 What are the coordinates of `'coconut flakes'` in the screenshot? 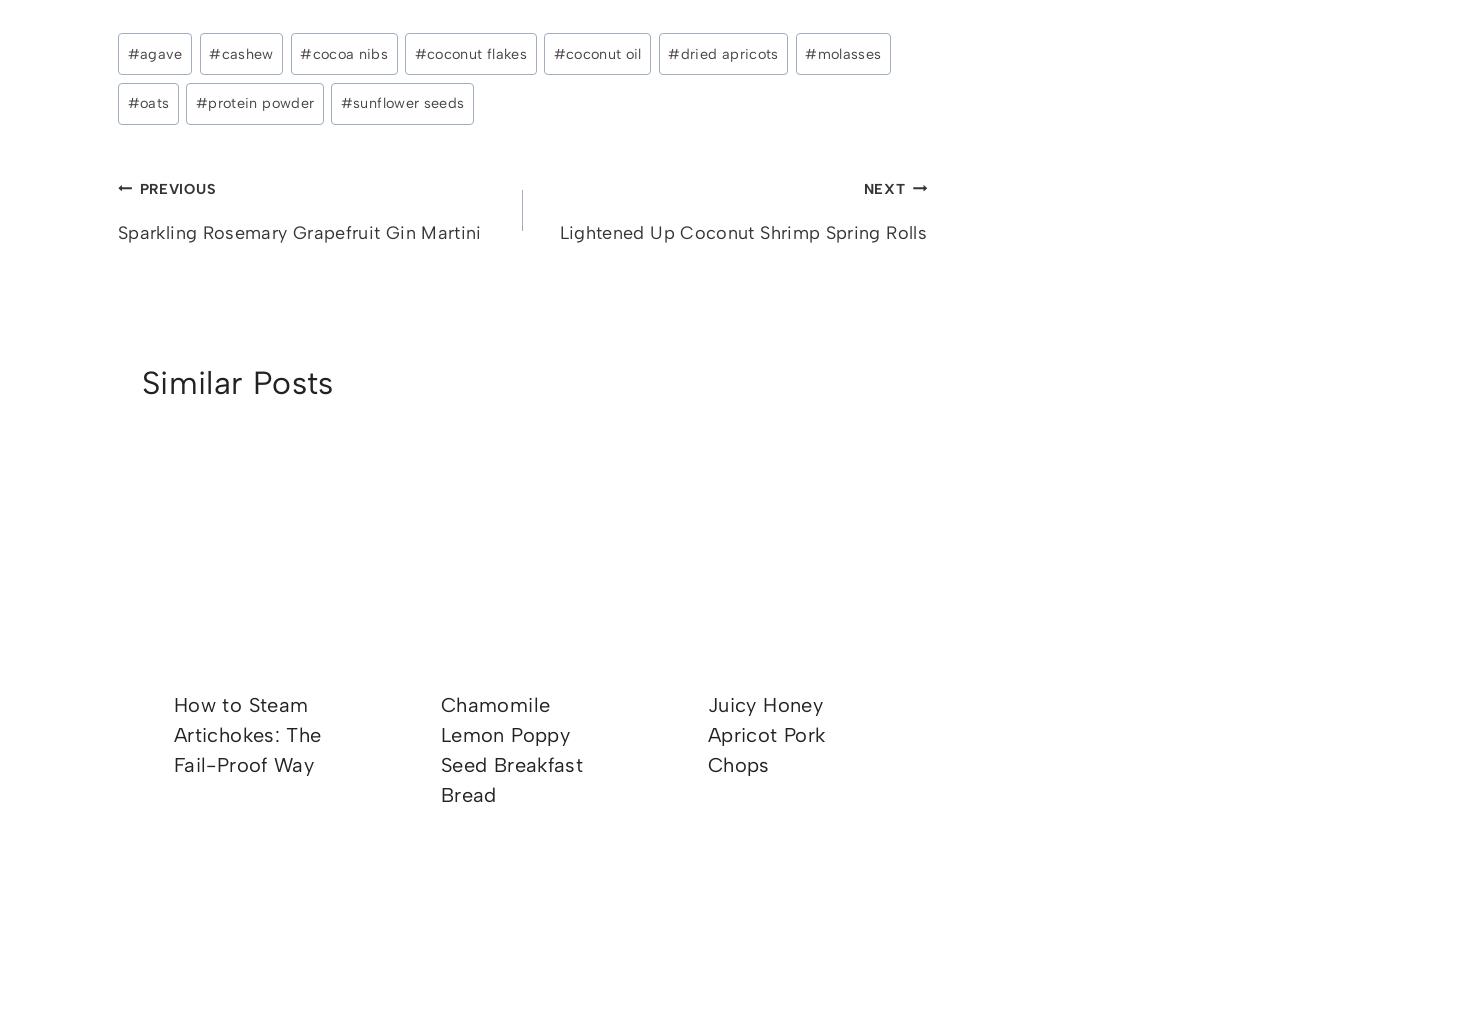 It's located at (476, 52).